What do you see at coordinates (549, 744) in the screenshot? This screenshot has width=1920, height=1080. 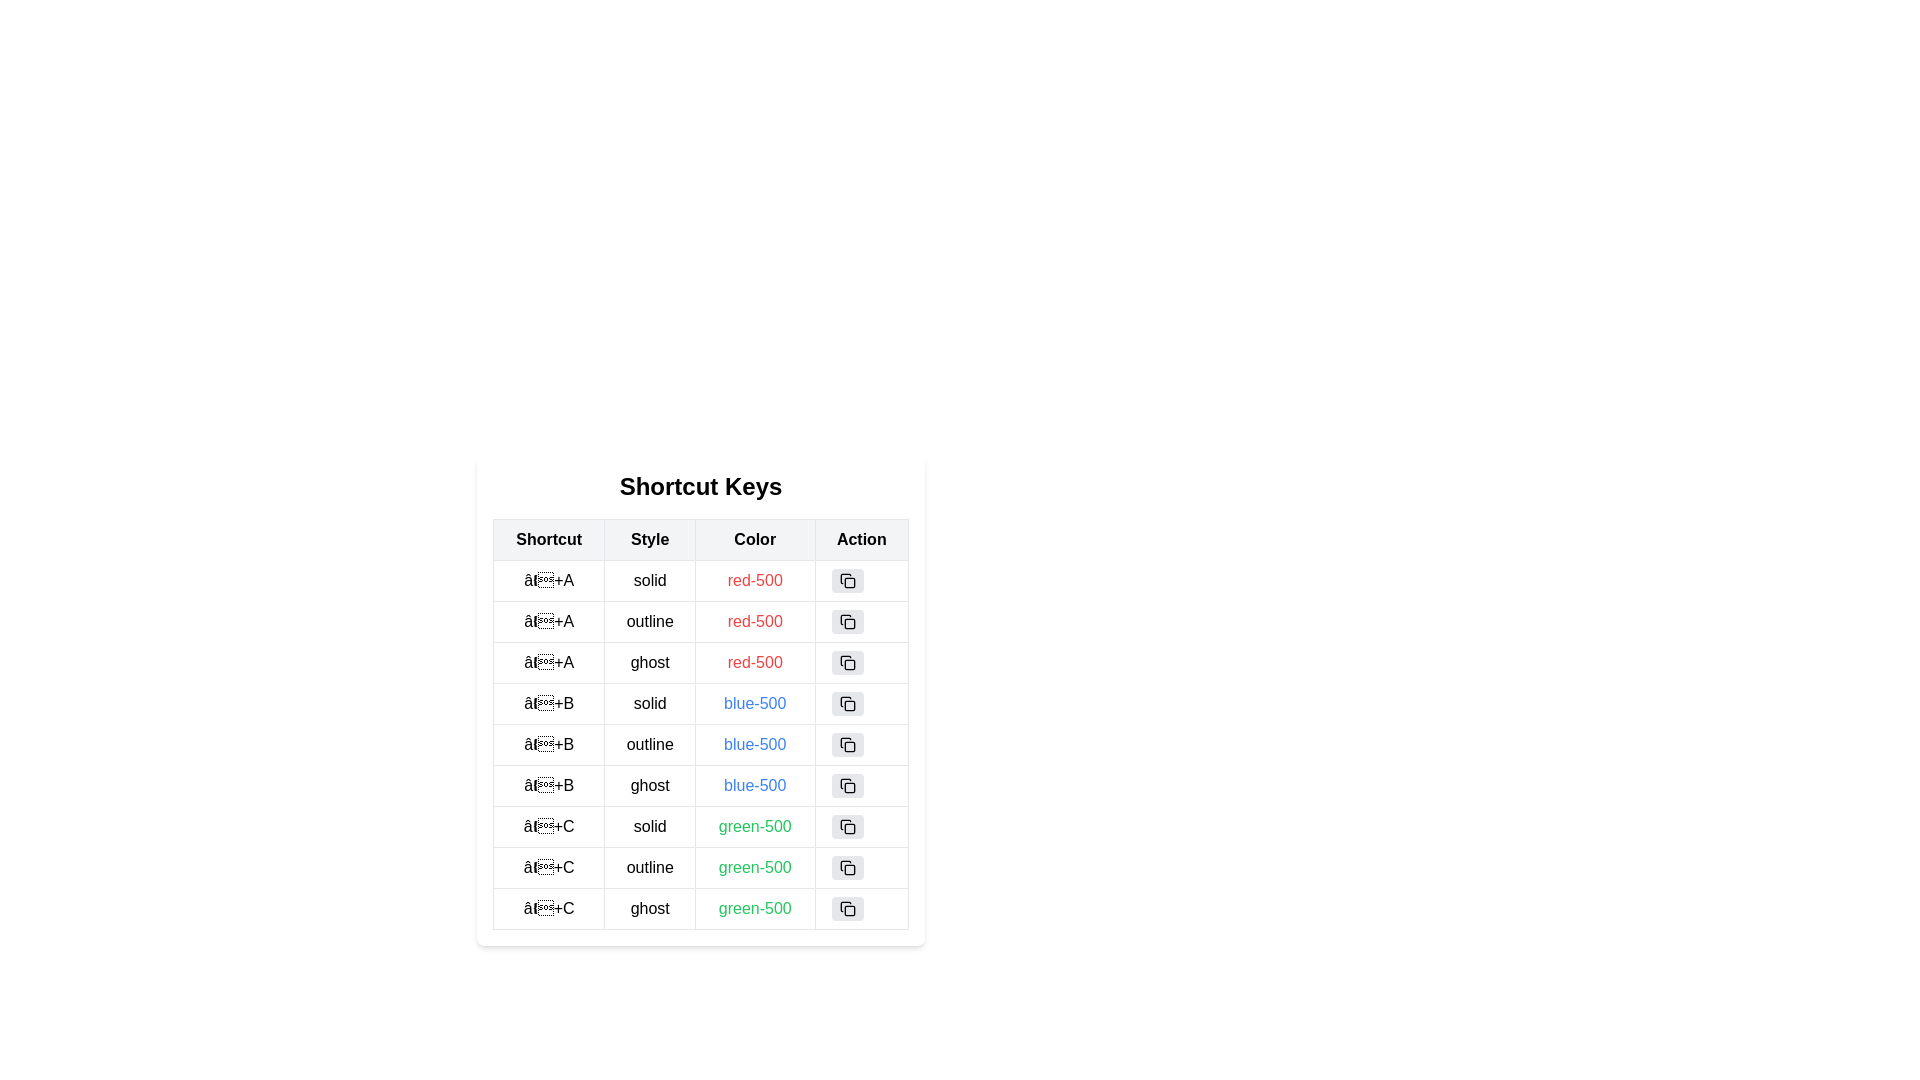 I see `text label displaying the keyboard shortcut located in the 'Shortcut' column of the table, which is the first item in its row corresponding to the 'outline' style and 'blue-500' color` at bounding box center [549, 744].